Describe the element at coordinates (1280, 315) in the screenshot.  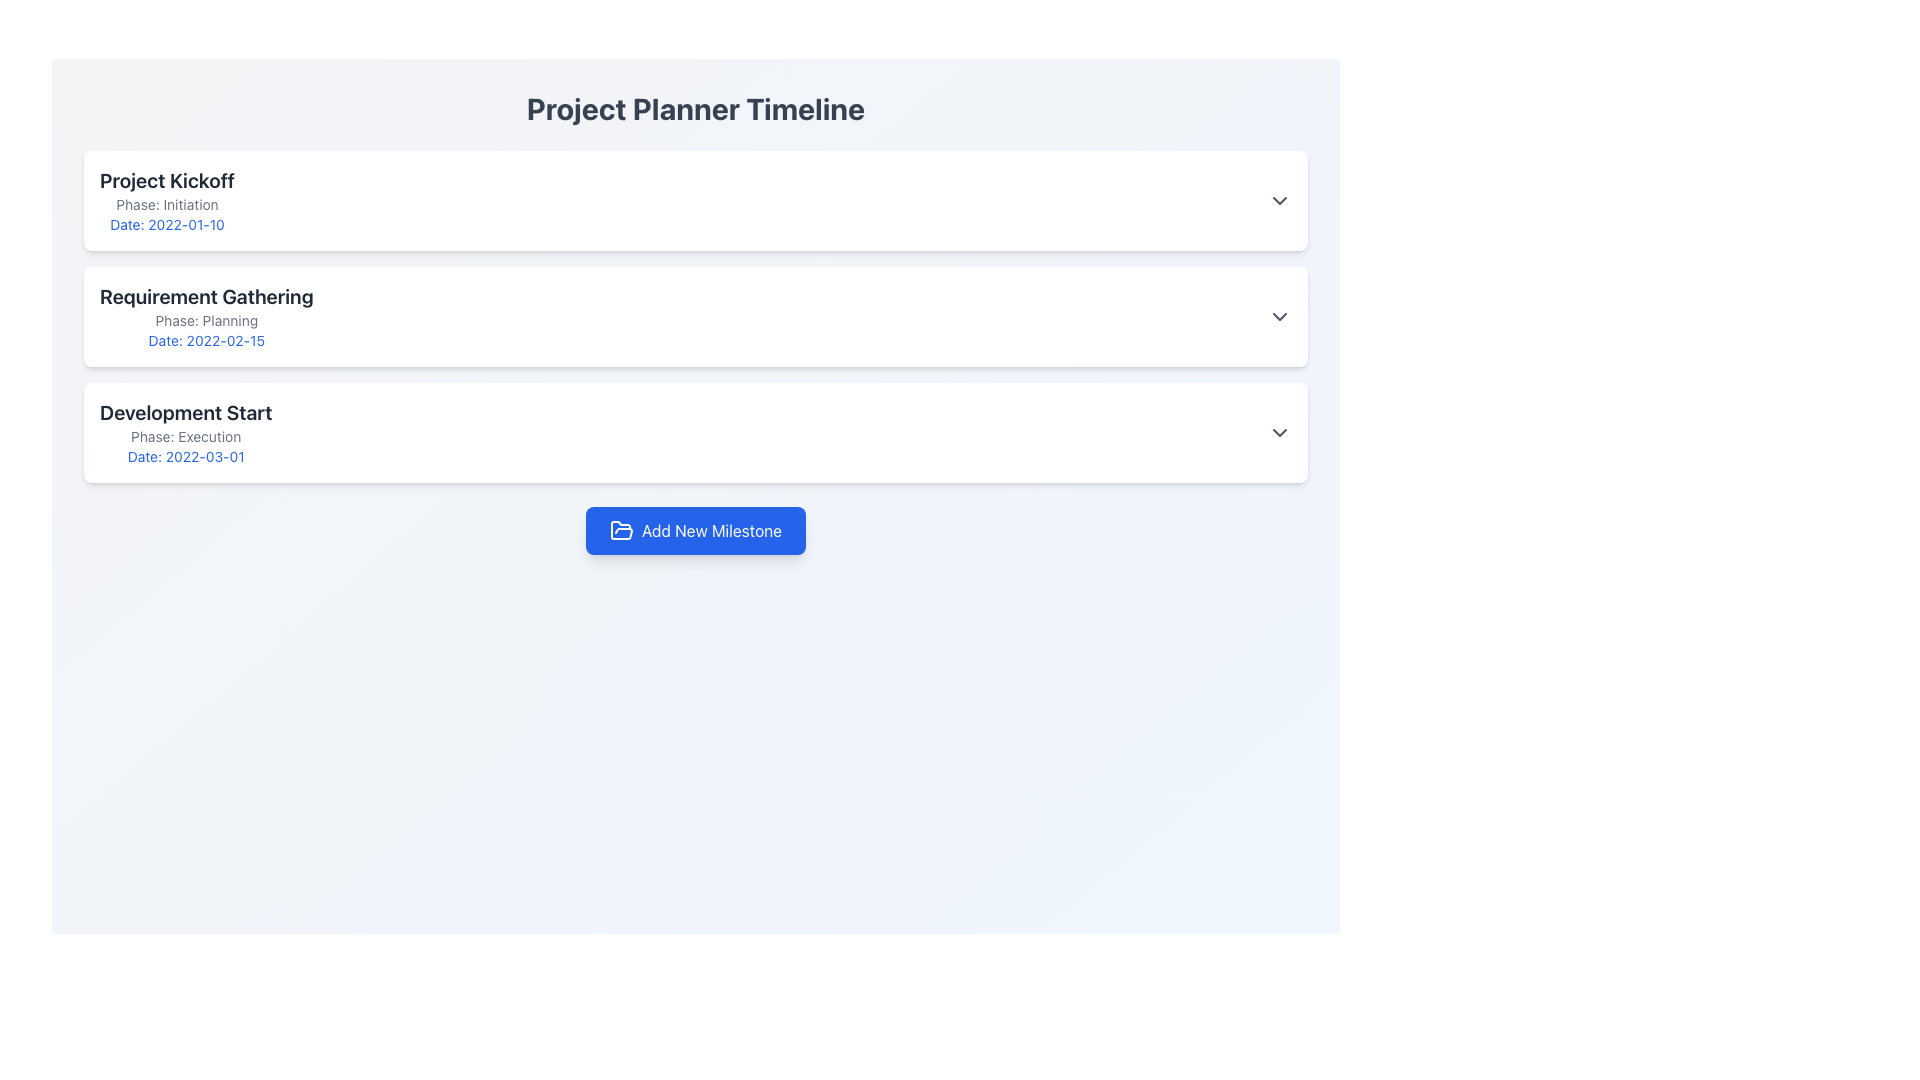
I see `the downward-pointing chevron icon toggle button located at the far-right end of the 'Requirement Gathering' section header bar` at that location.